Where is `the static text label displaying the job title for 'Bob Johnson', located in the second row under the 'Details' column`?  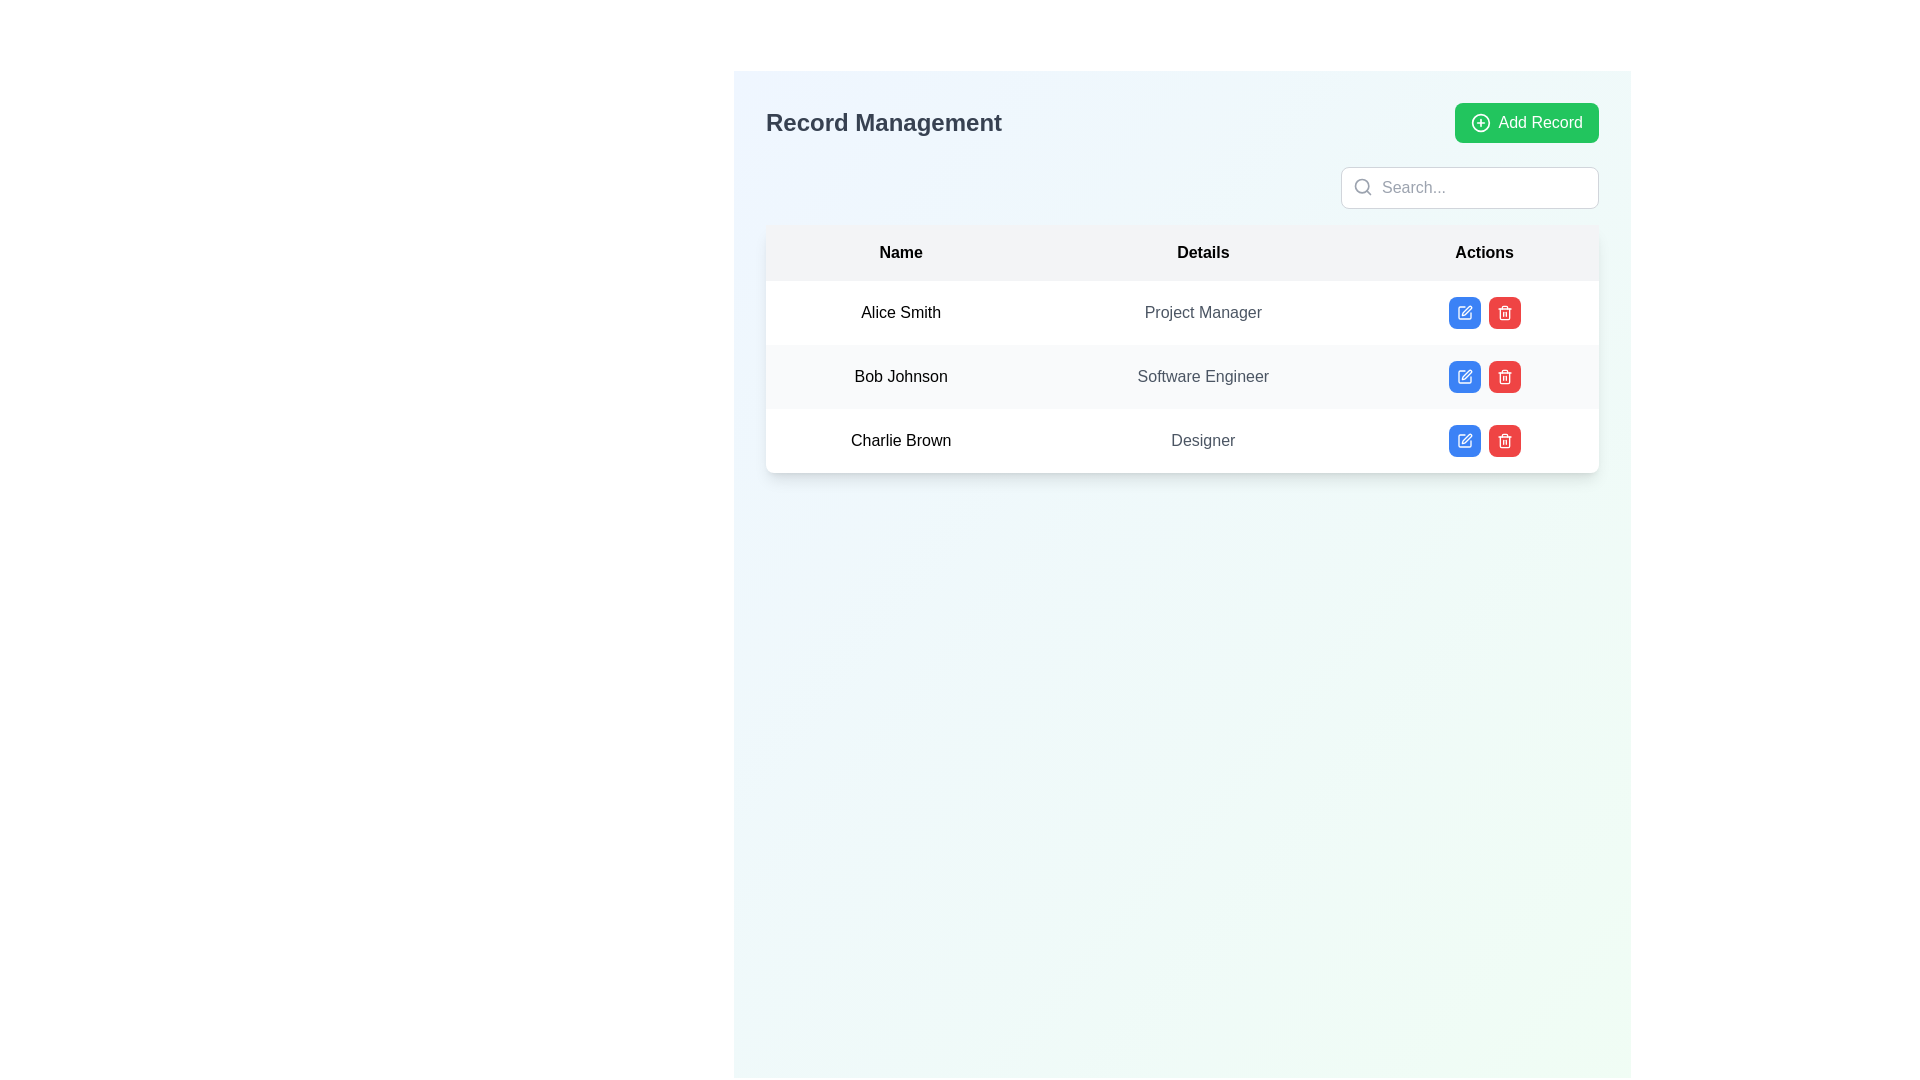 the static text label displaying the job title for 'Bob Johnson', located in the second row under the 'Details' column is located at coordinates (1202, 377).